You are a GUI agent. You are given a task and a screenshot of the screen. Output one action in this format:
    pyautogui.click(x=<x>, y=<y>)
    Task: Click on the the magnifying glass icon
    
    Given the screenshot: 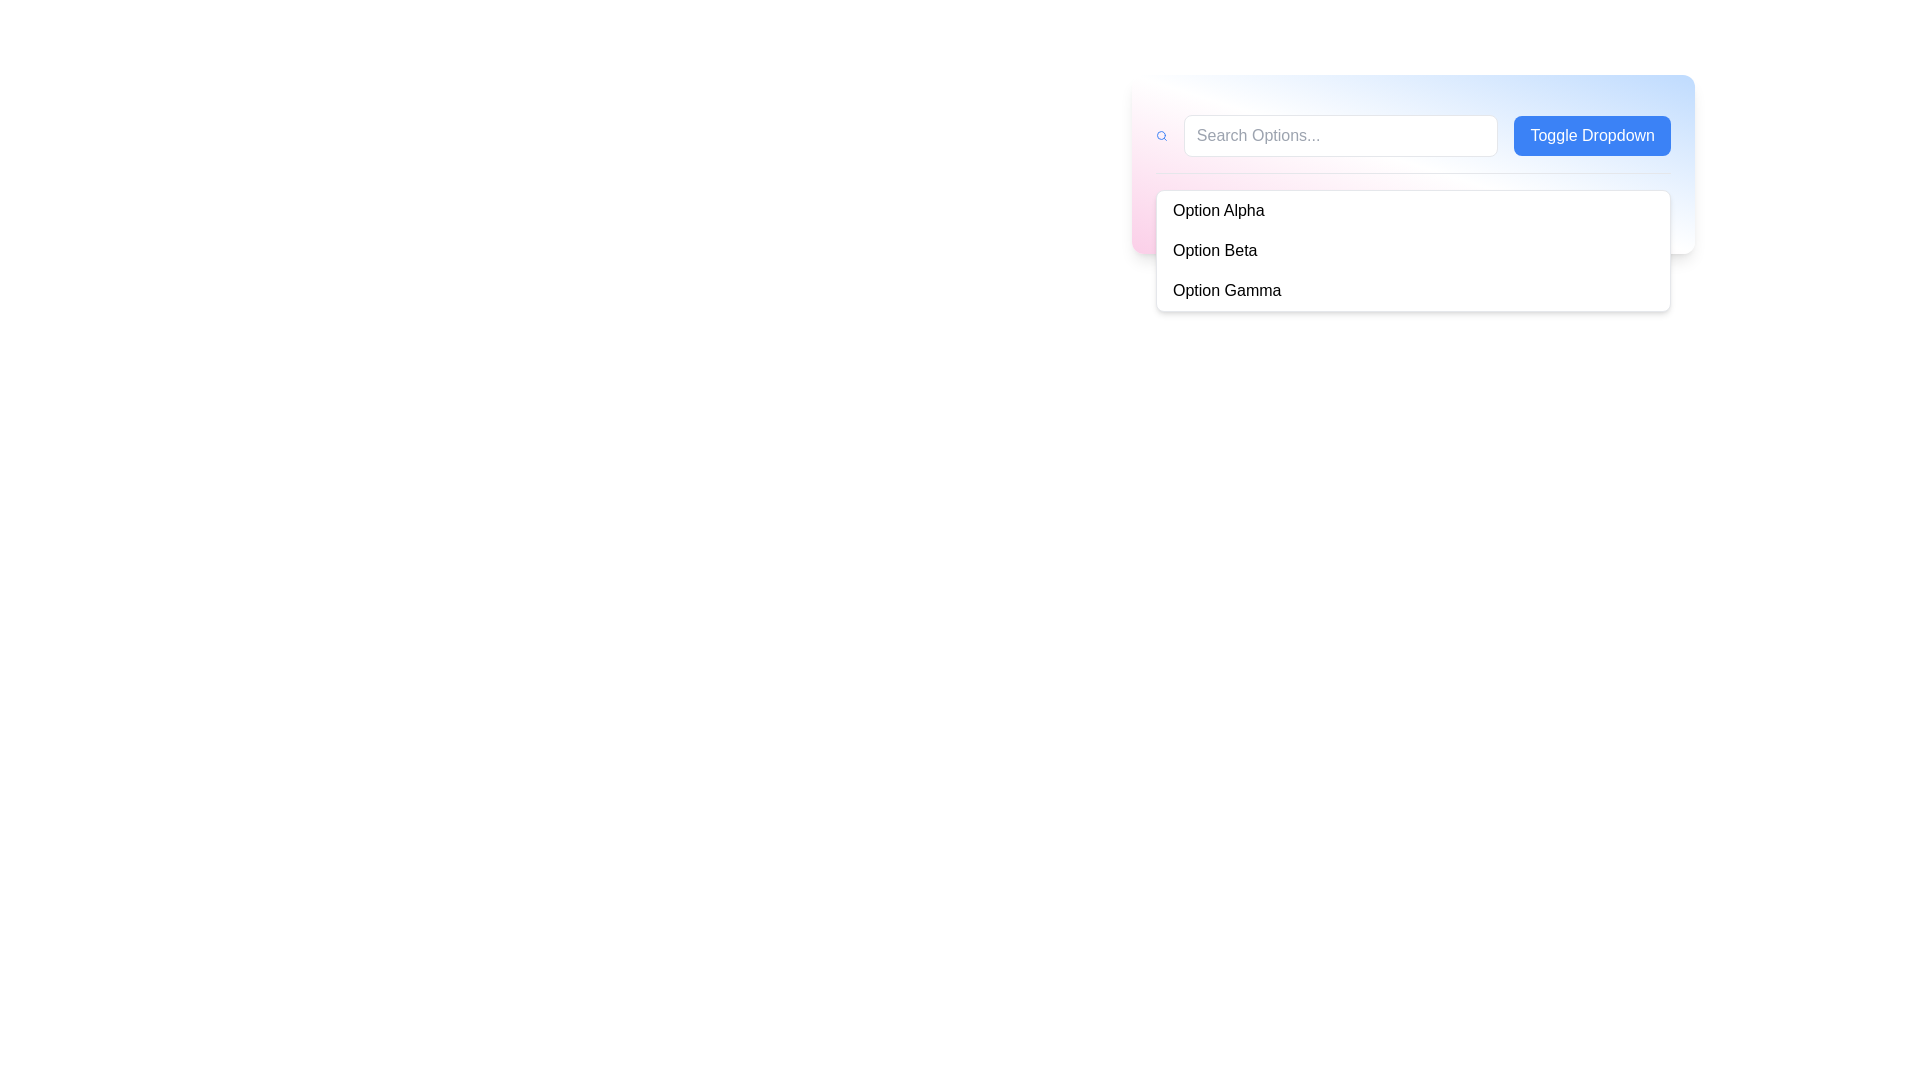 What is the action you would take?
    pyautogui.click(x=1161, y=135)
    